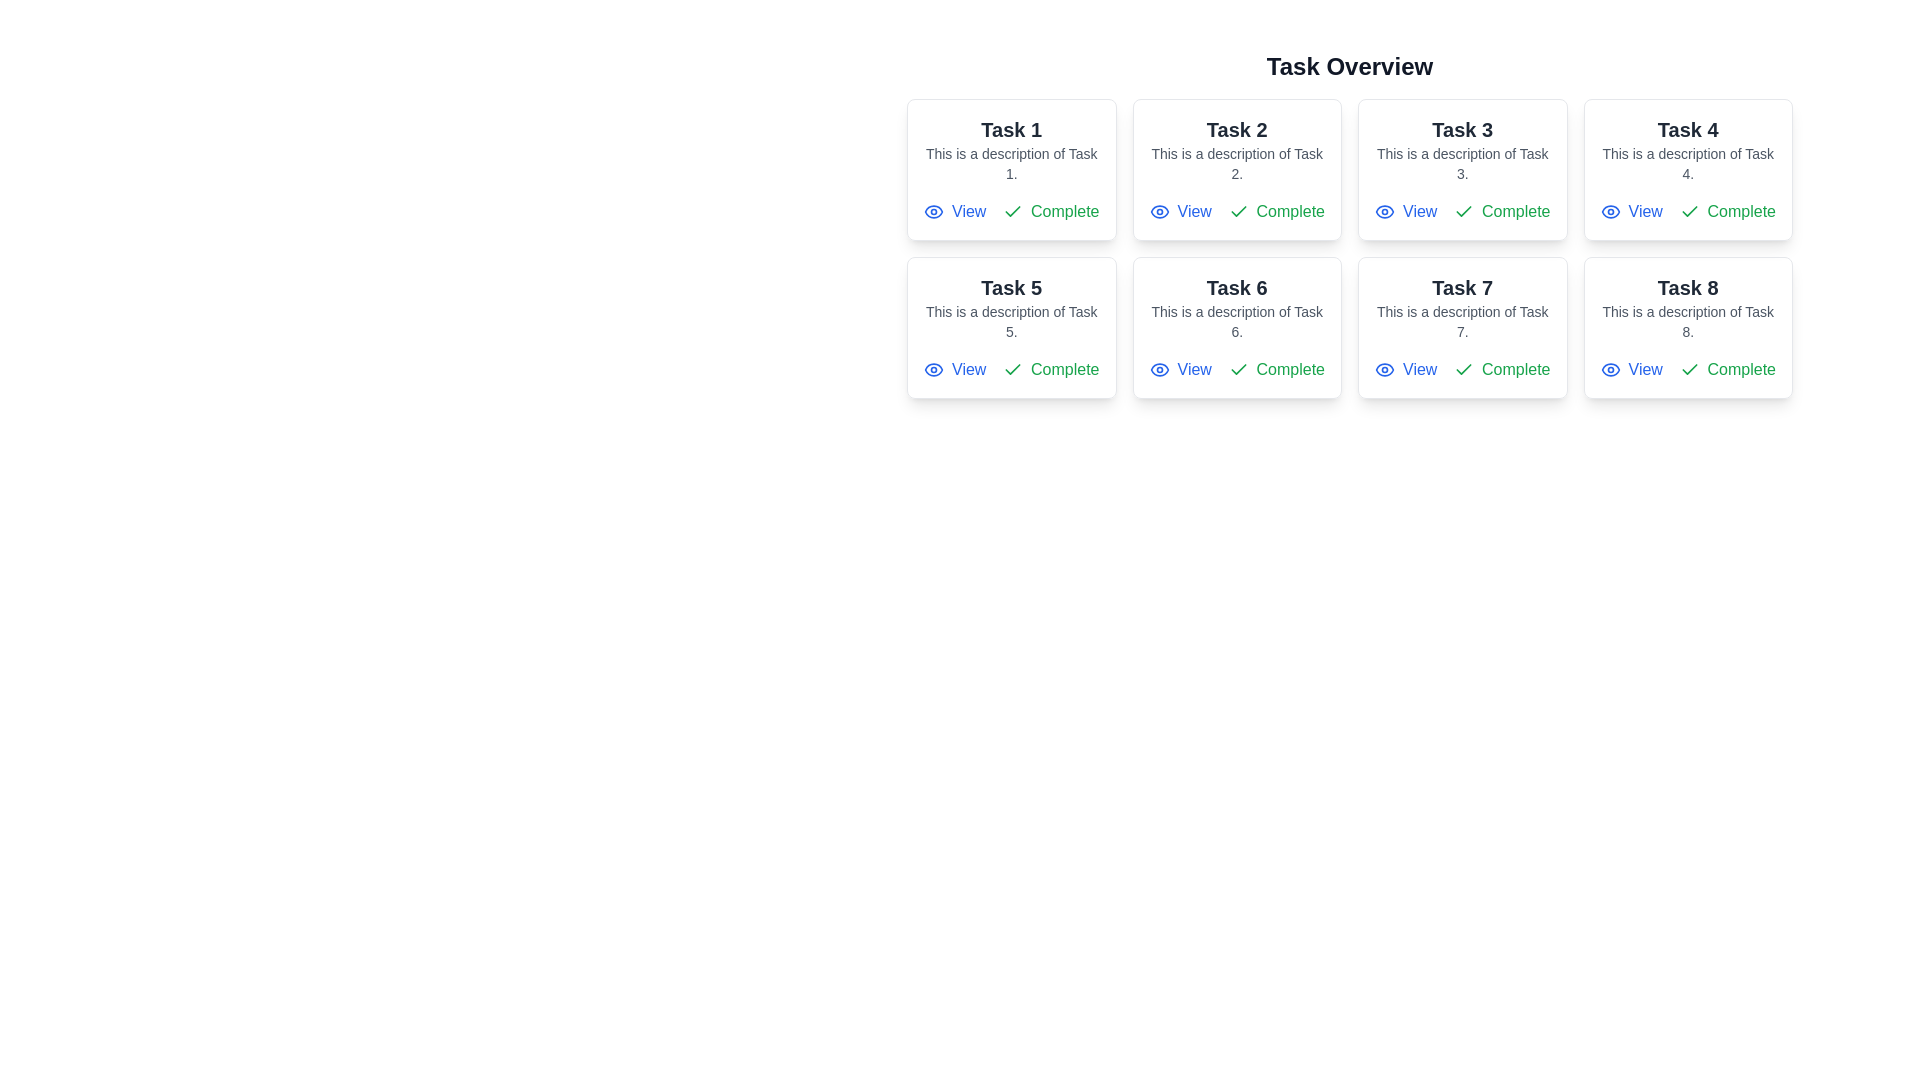  I want to click on the 'Complete' status icon located next to the text label 'Complete' for 'Task 3' to mark the task as completed, so click(1464, 212).